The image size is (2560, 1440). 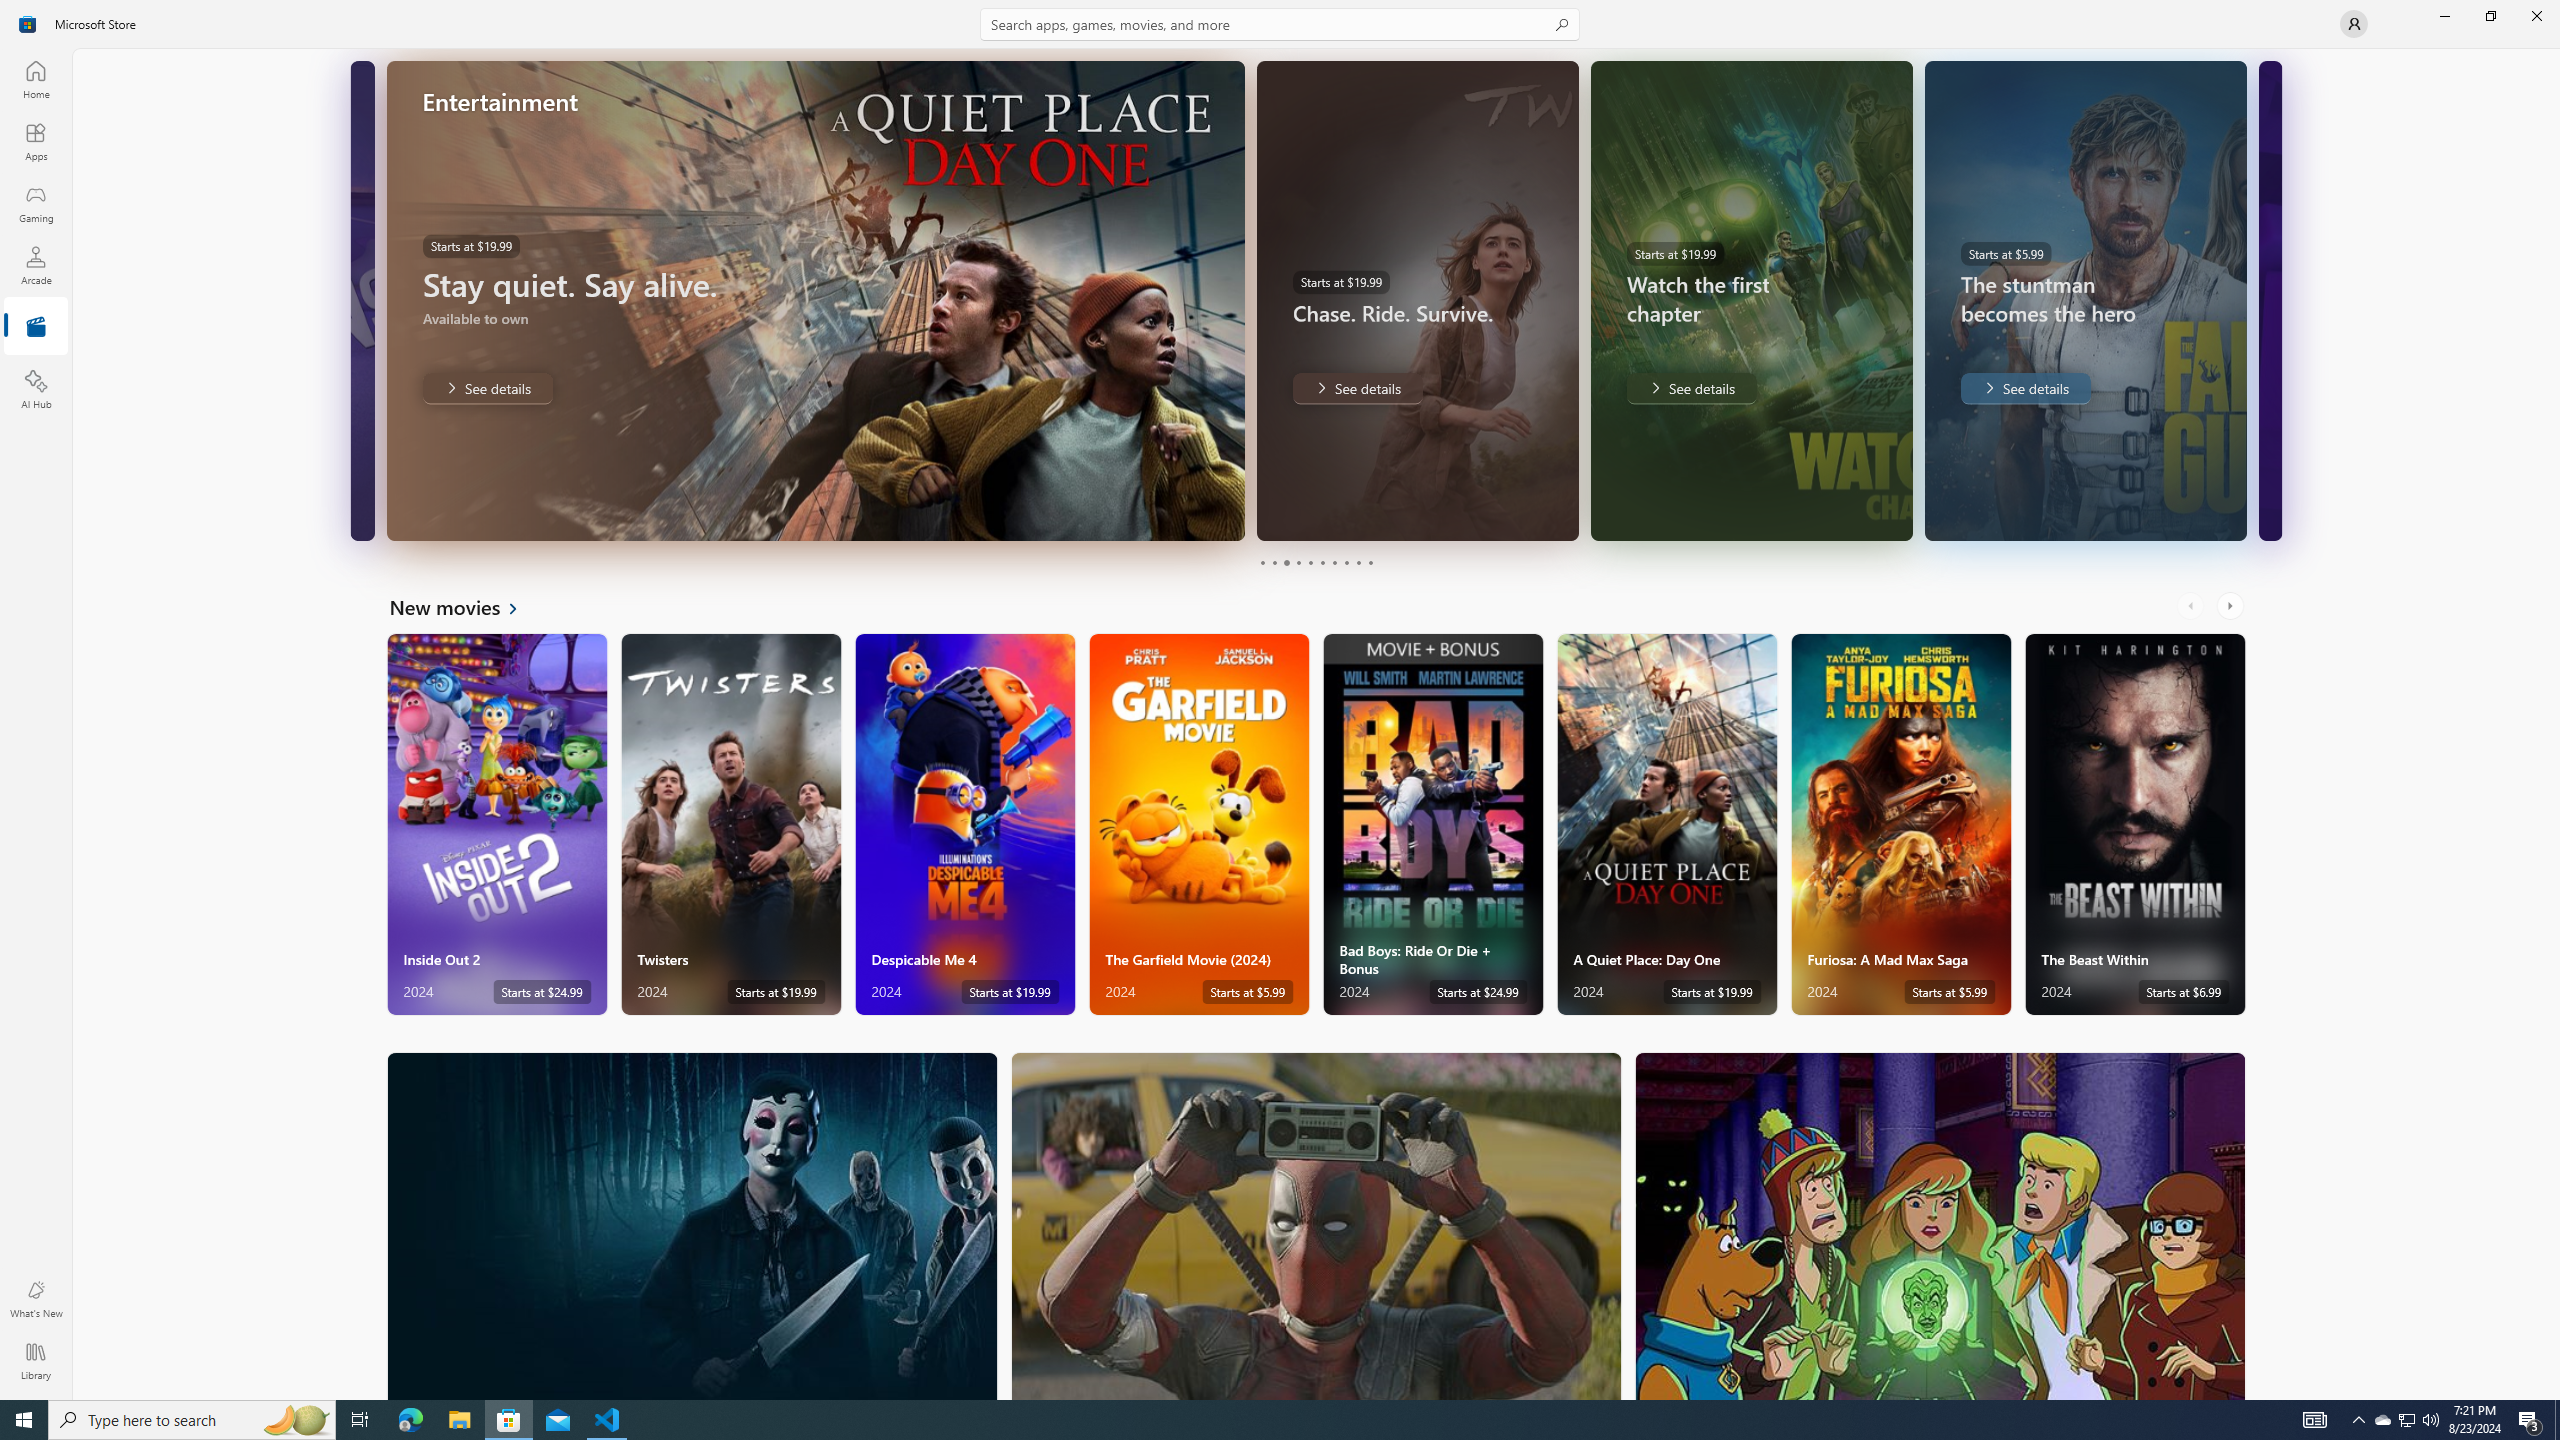 I want to click on 'The Garfield Movie (2024). Starts at $5.99  ', so click(x=1198, y=824).